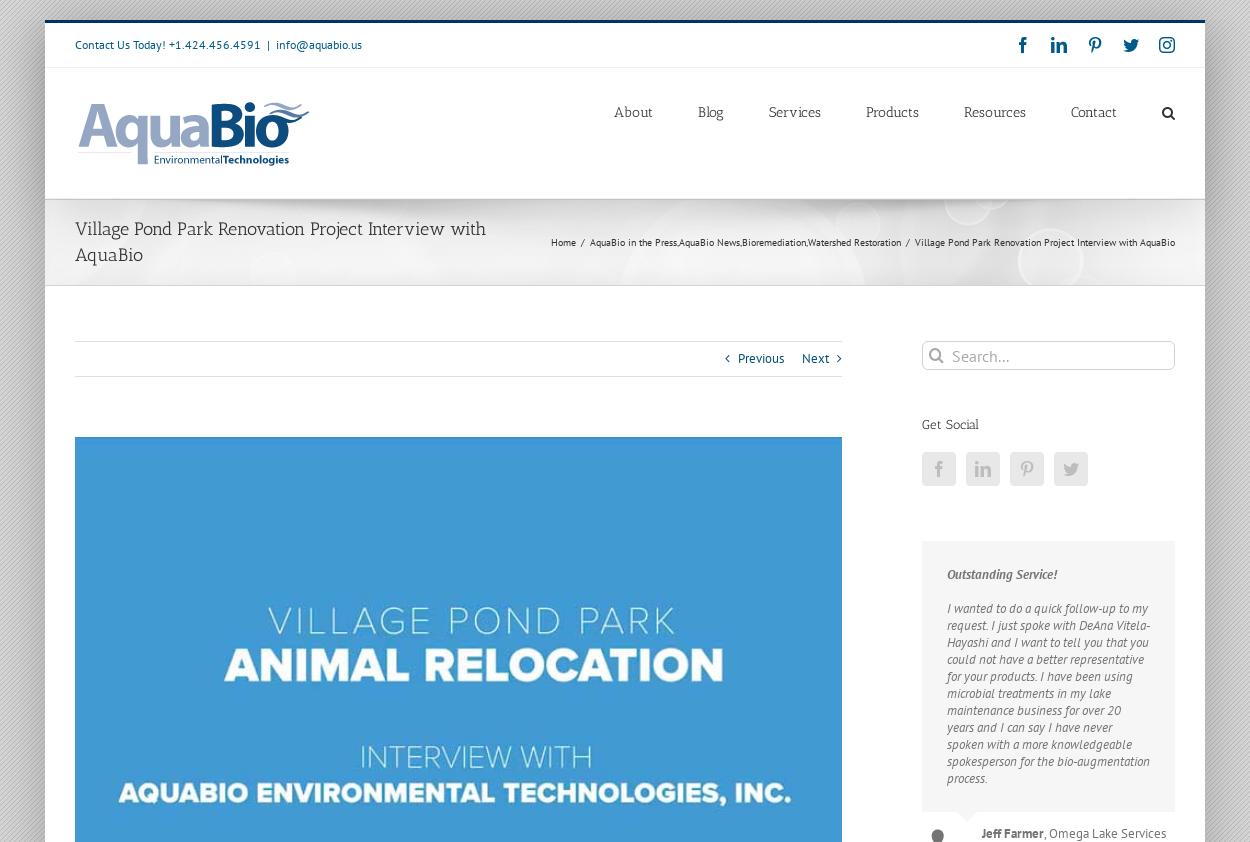 The image size is (1250, 842). What do you see at coordinates (708, 242) in the screenshot?
I see `'AquaBio News'` at bounding box center [708, 242].